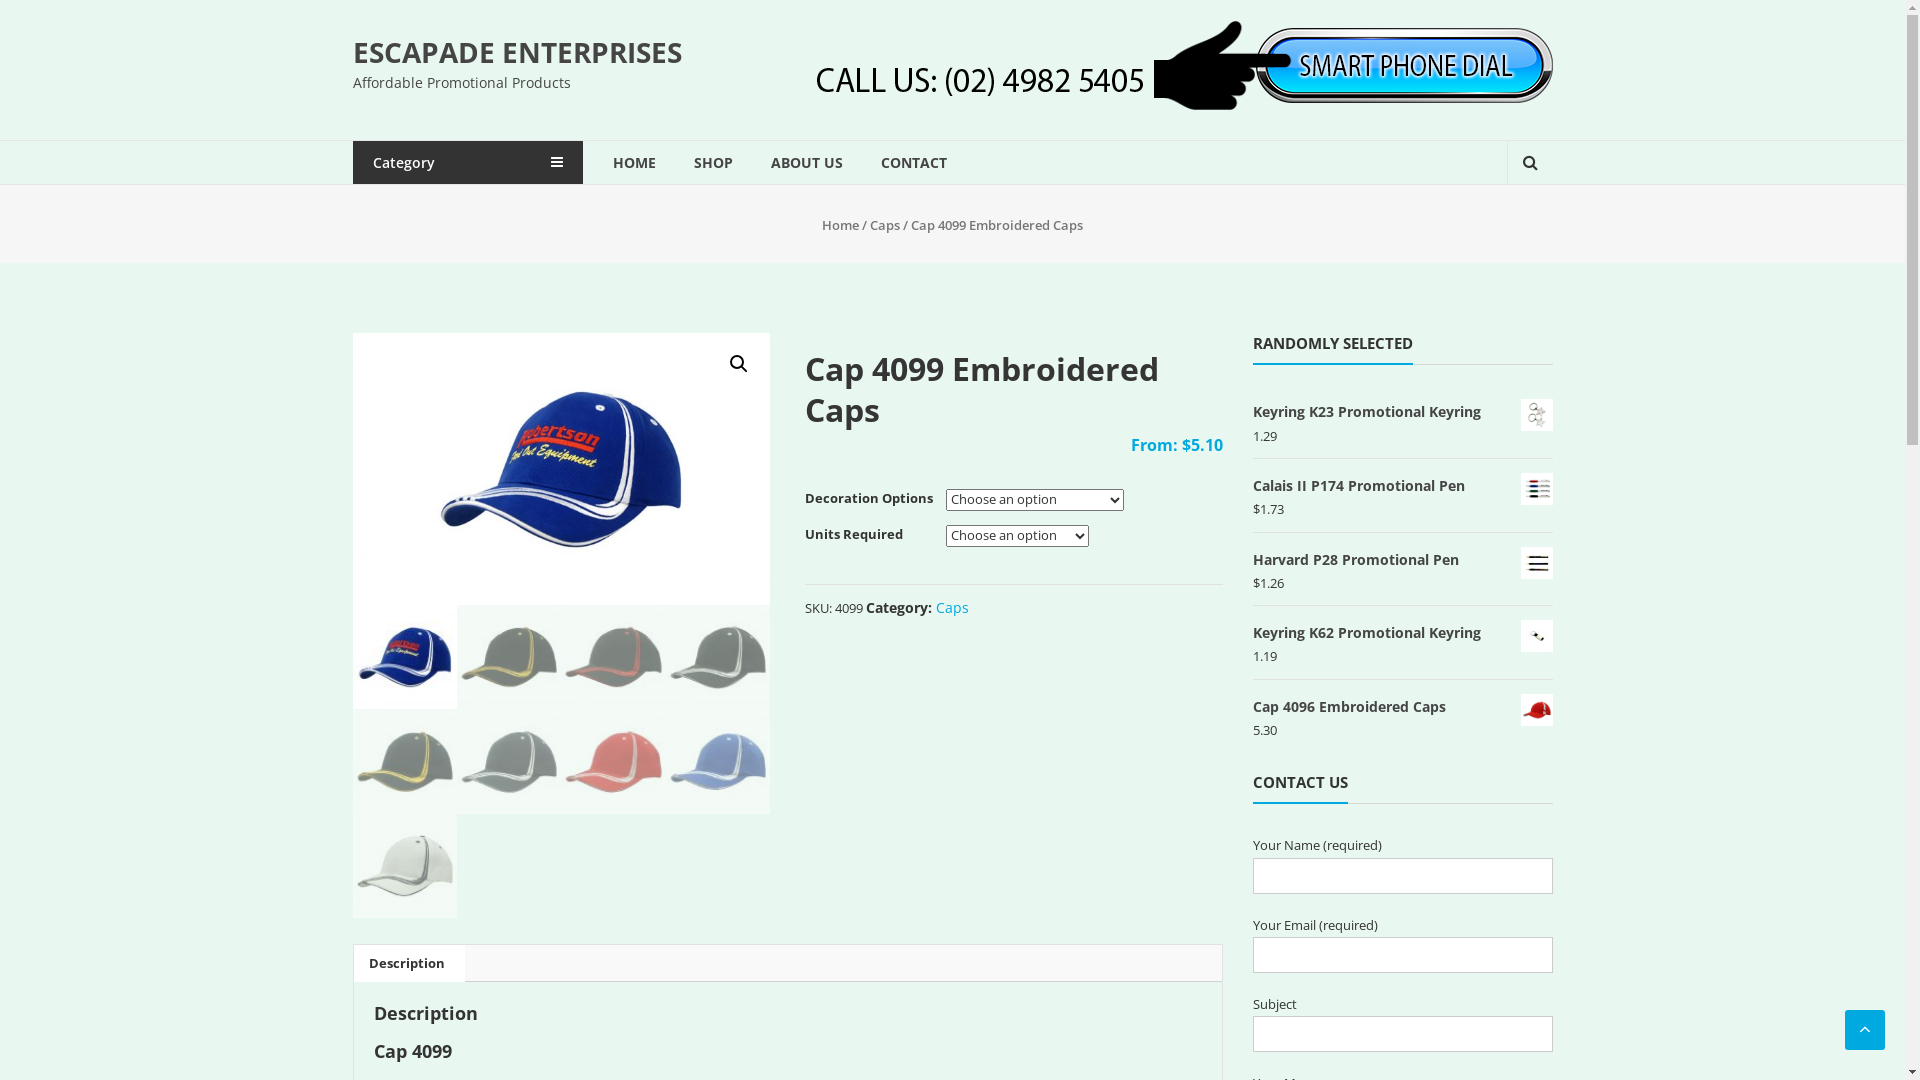  I want to click on 'Caps', so click(951, 606).